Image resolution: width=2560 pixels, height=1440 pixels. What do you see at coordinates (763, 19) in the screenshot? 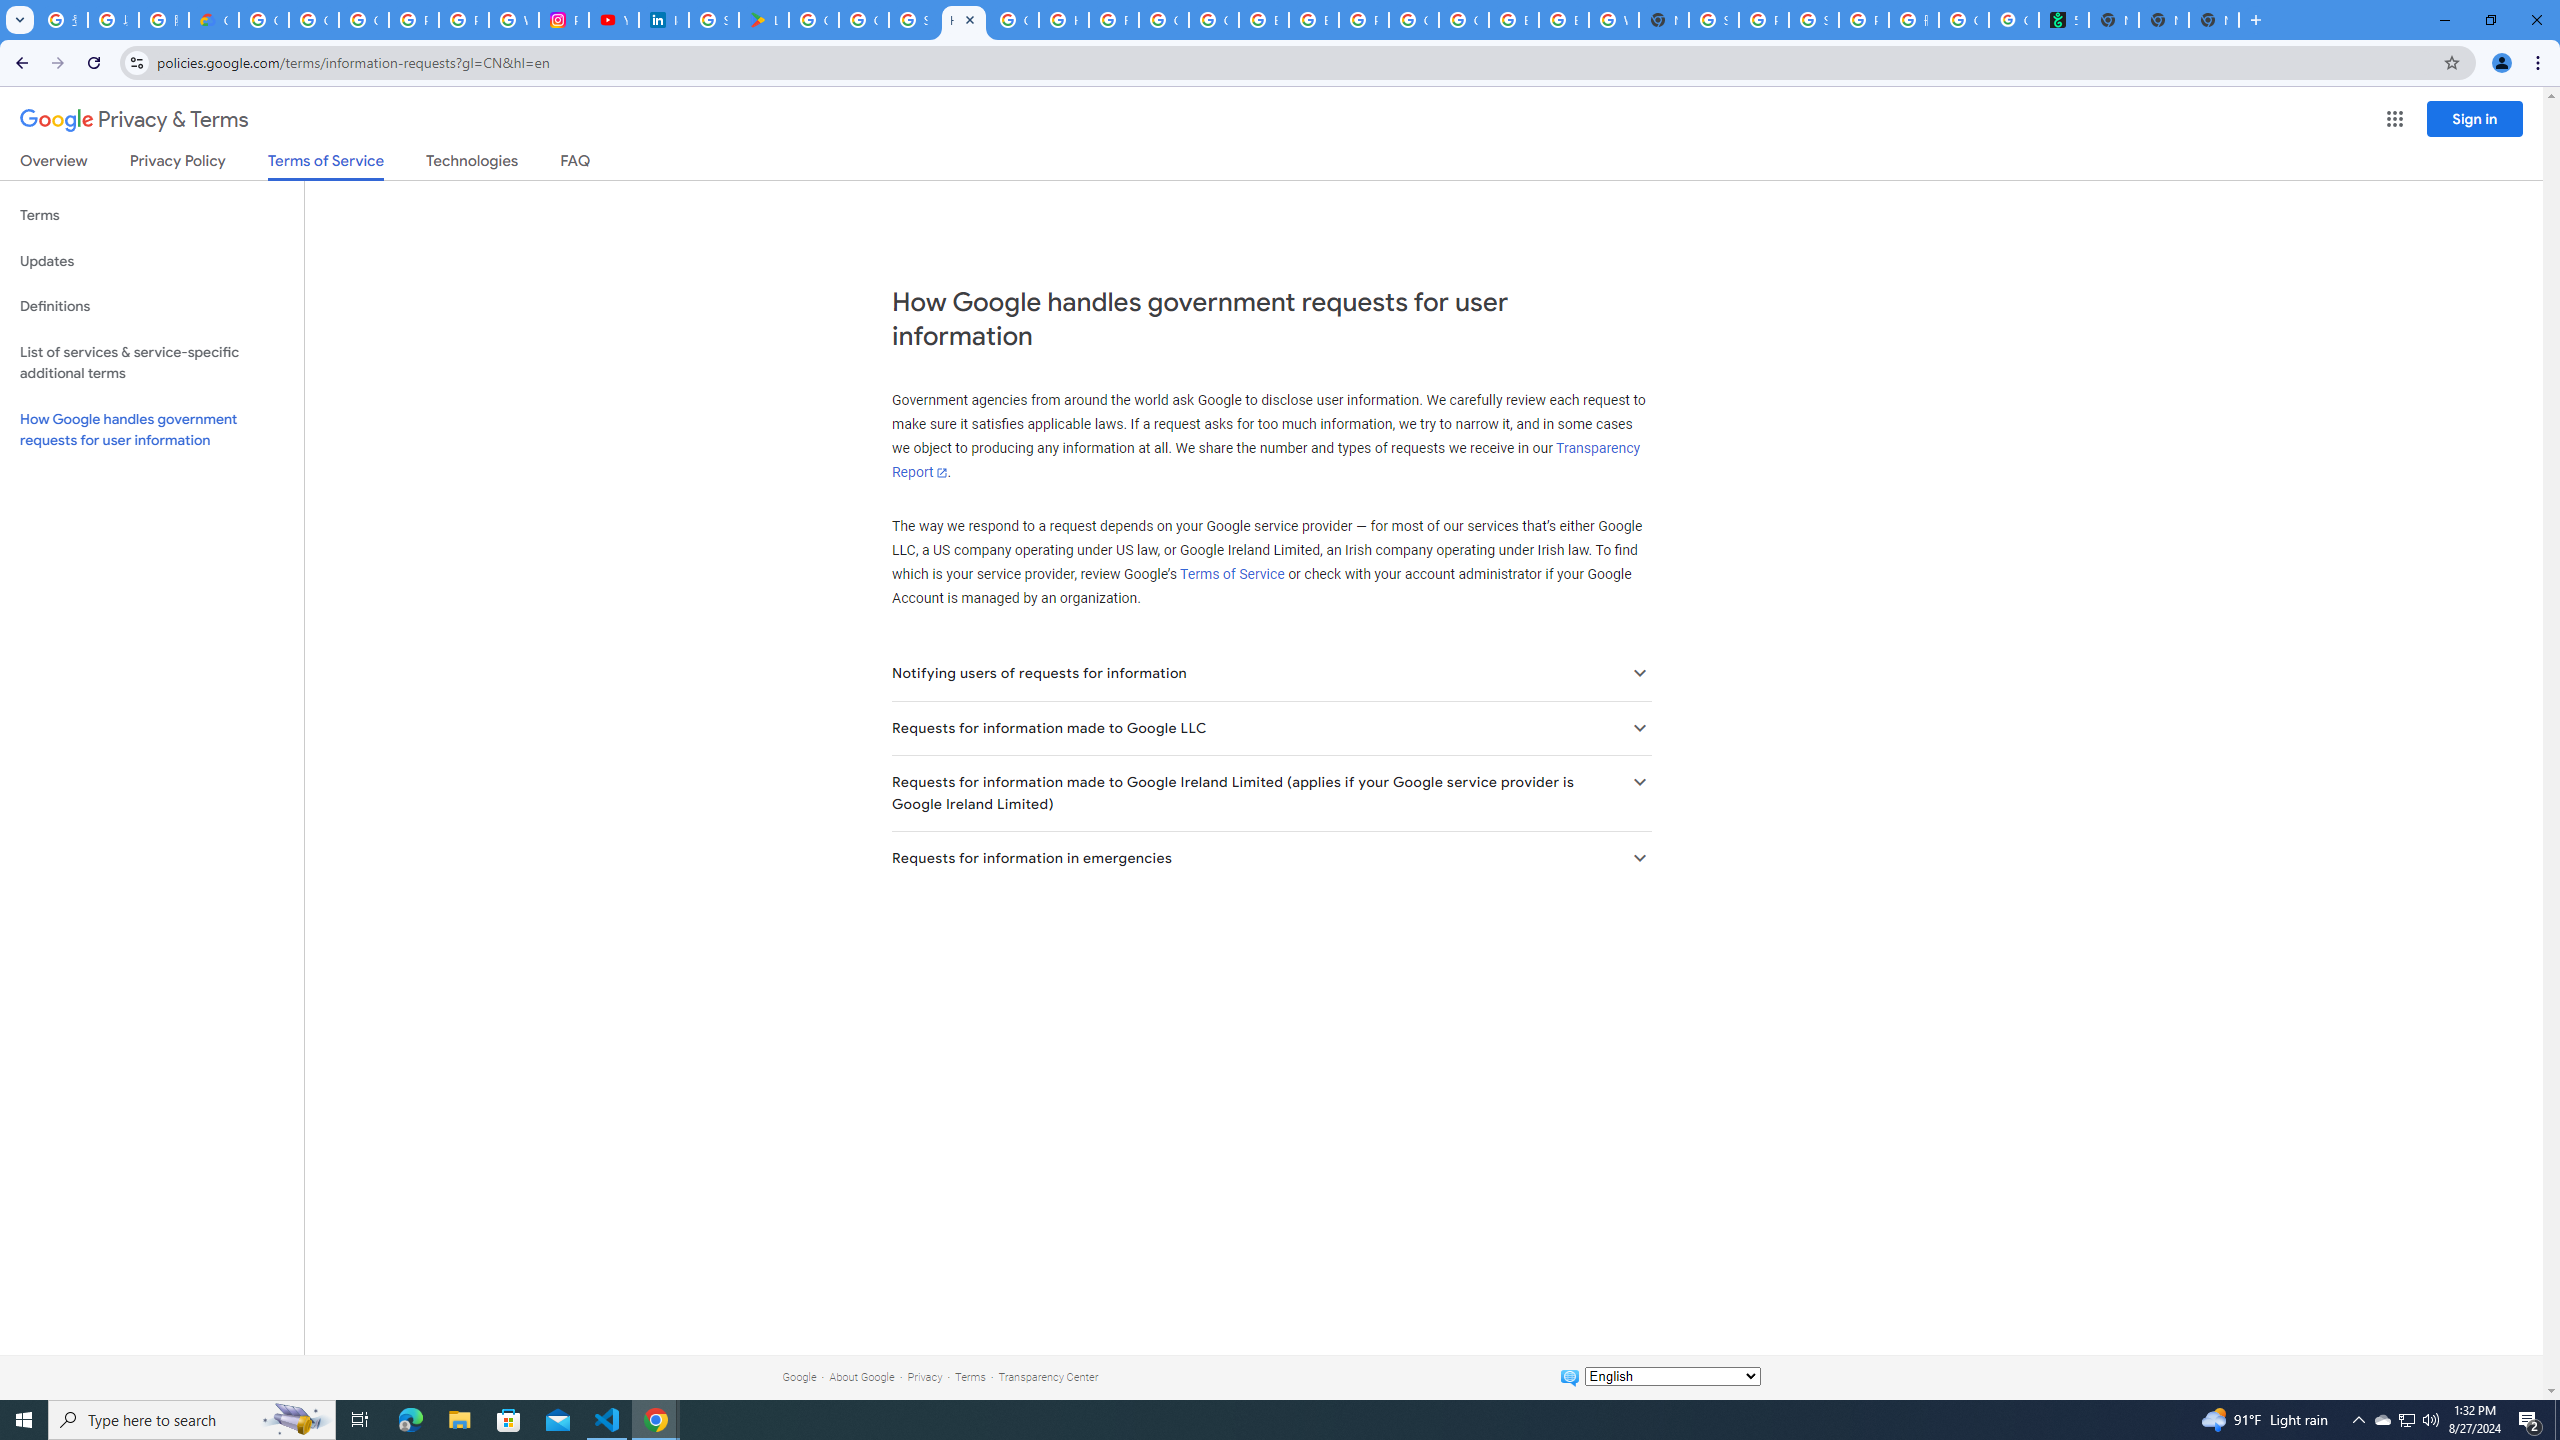
I see `'Last Shelter: Survival - Apps on Google Play'` at bounding box center [763, 19].